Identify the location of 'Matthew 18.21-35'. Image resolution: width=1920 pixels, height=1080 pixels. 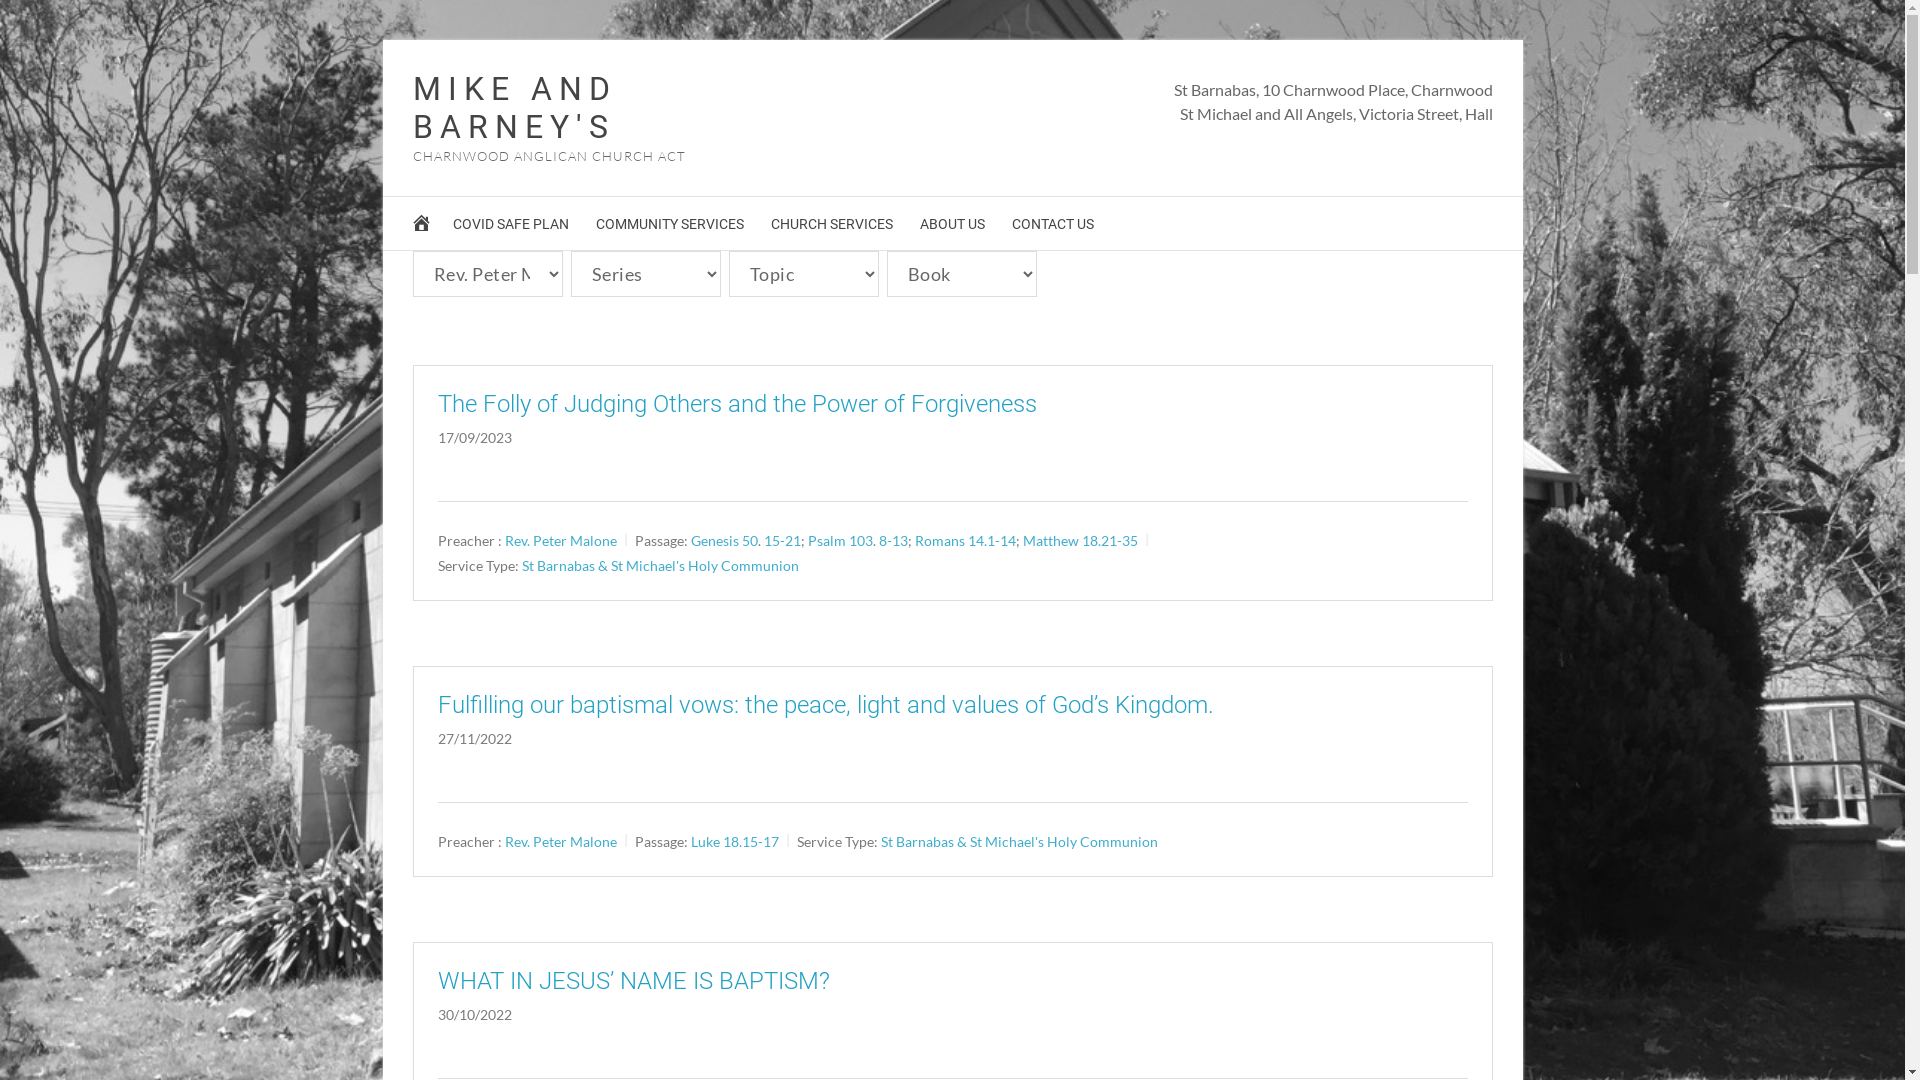
(1078, 540).